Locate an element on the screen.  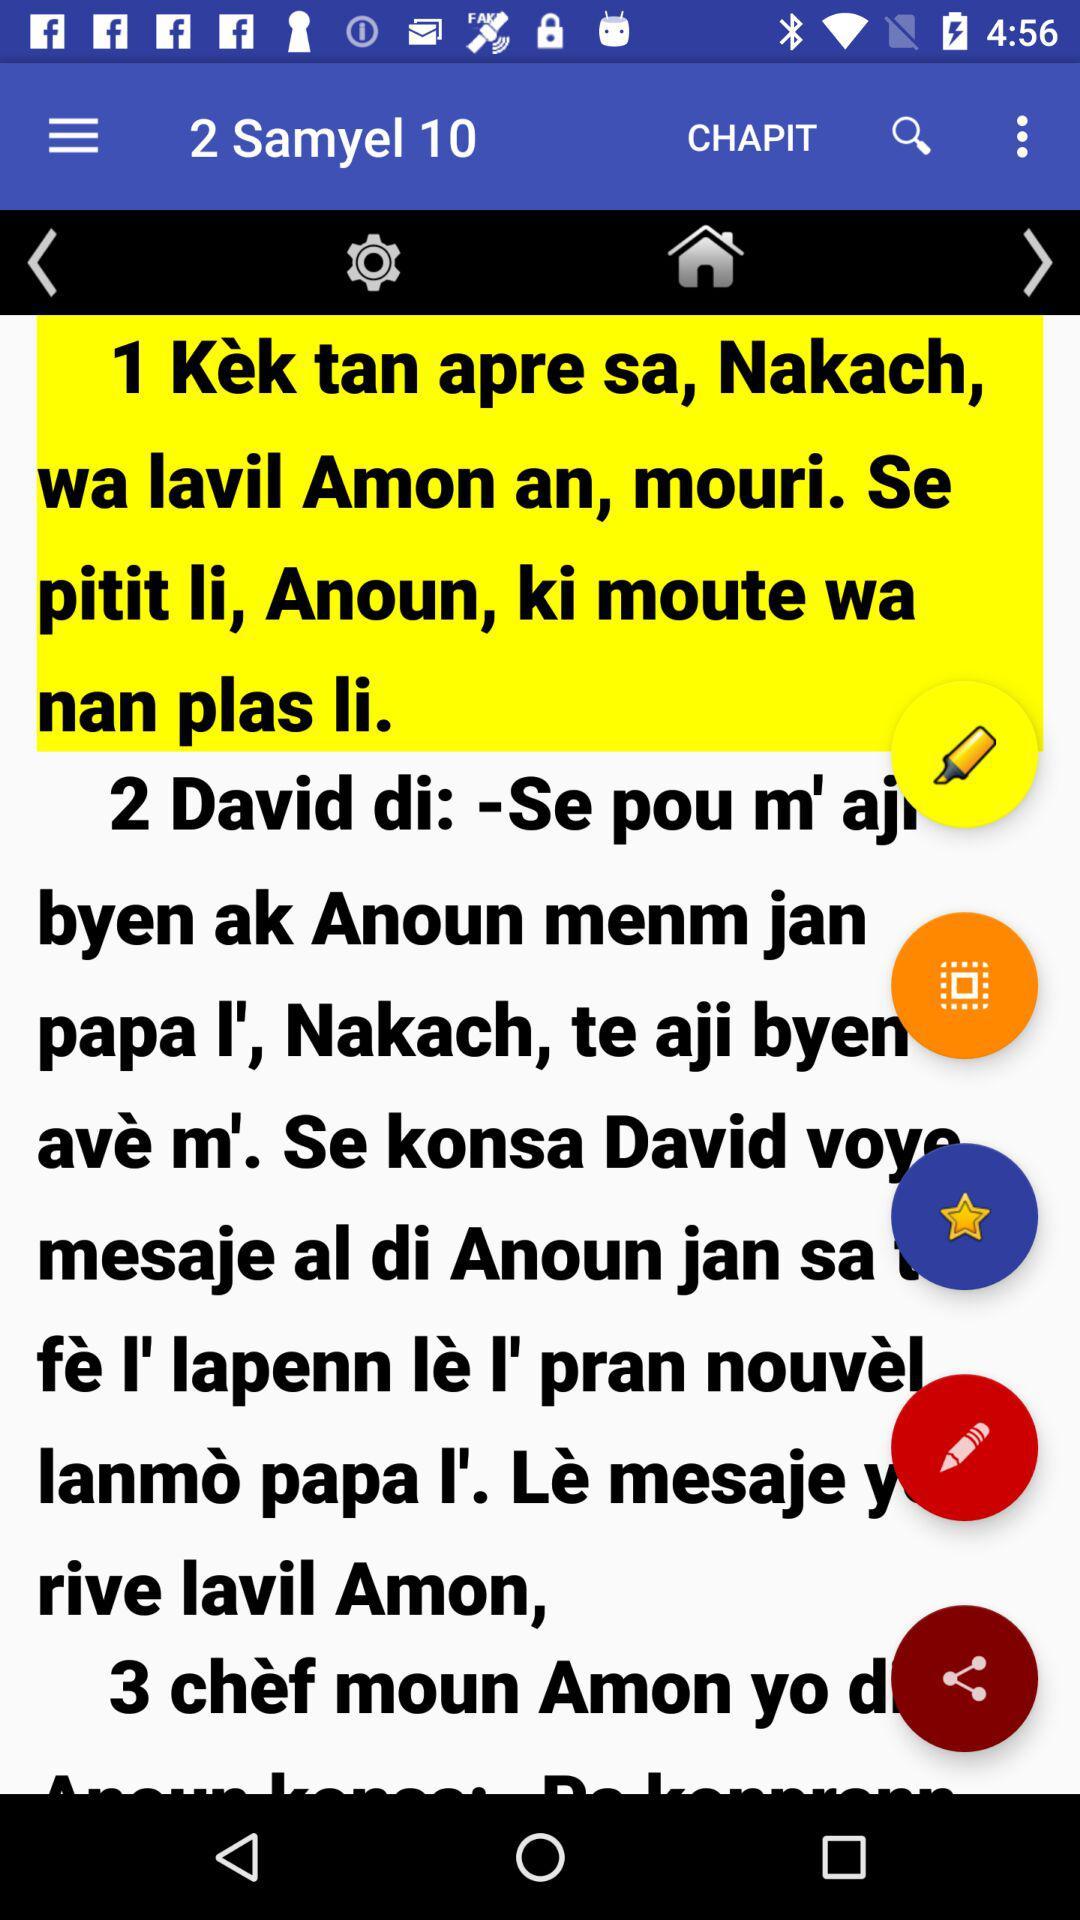
item to the right of the chapit is located at coordinates (911, 135).